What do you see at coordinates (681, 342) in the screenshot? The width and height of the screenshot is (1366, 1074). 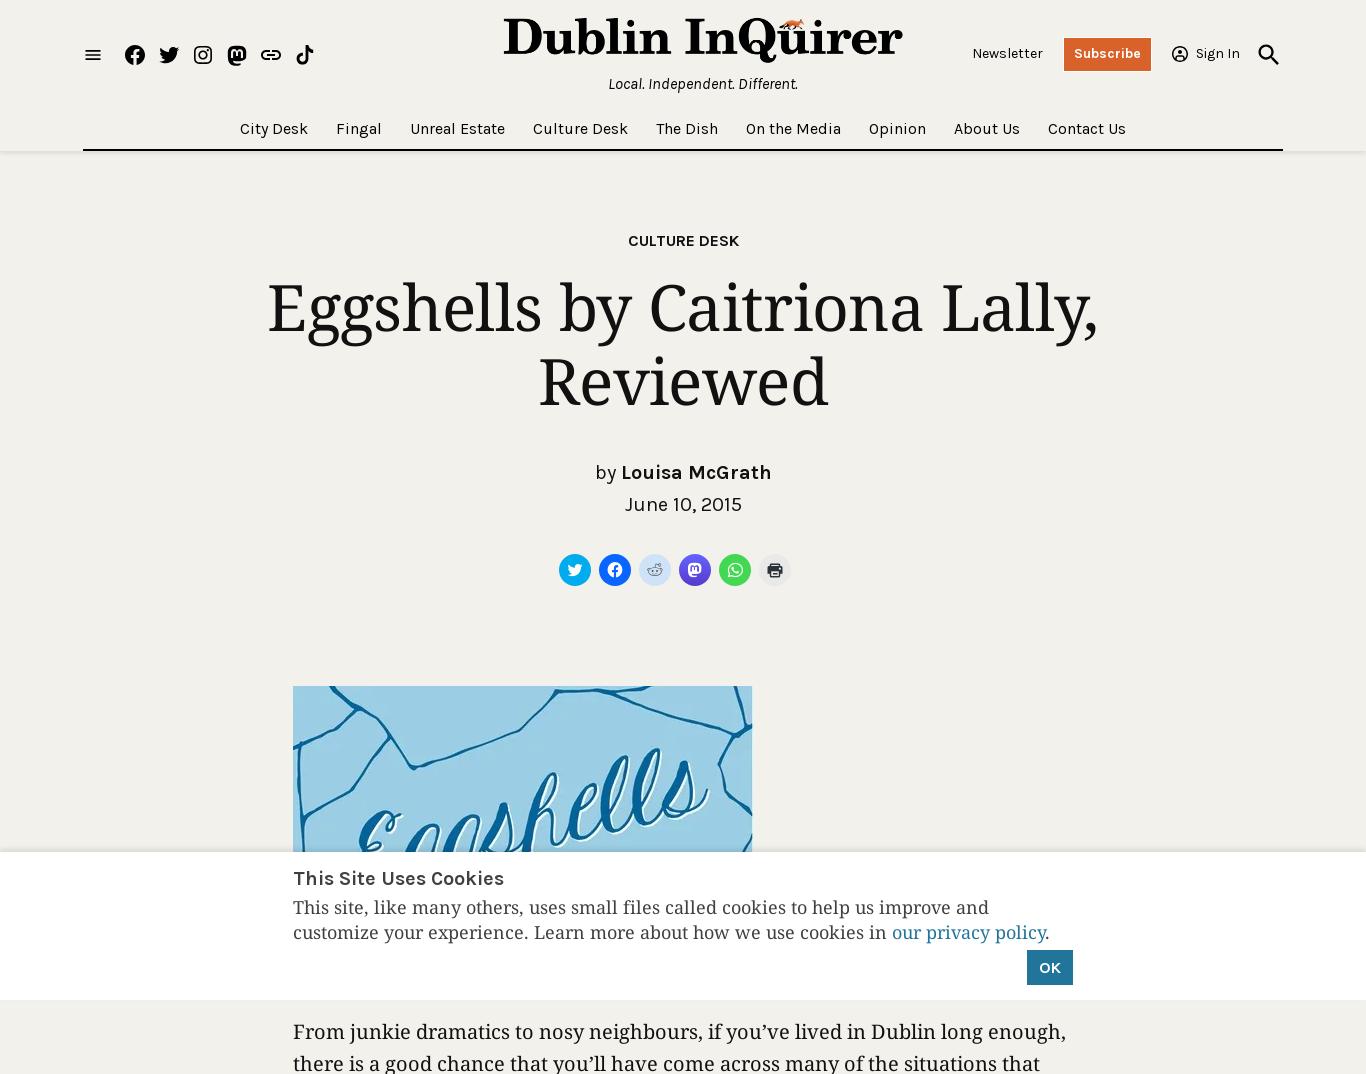 I see `'Eggshells by Caitriona Lally, Reviewed'` at bounding box center [681, 342].